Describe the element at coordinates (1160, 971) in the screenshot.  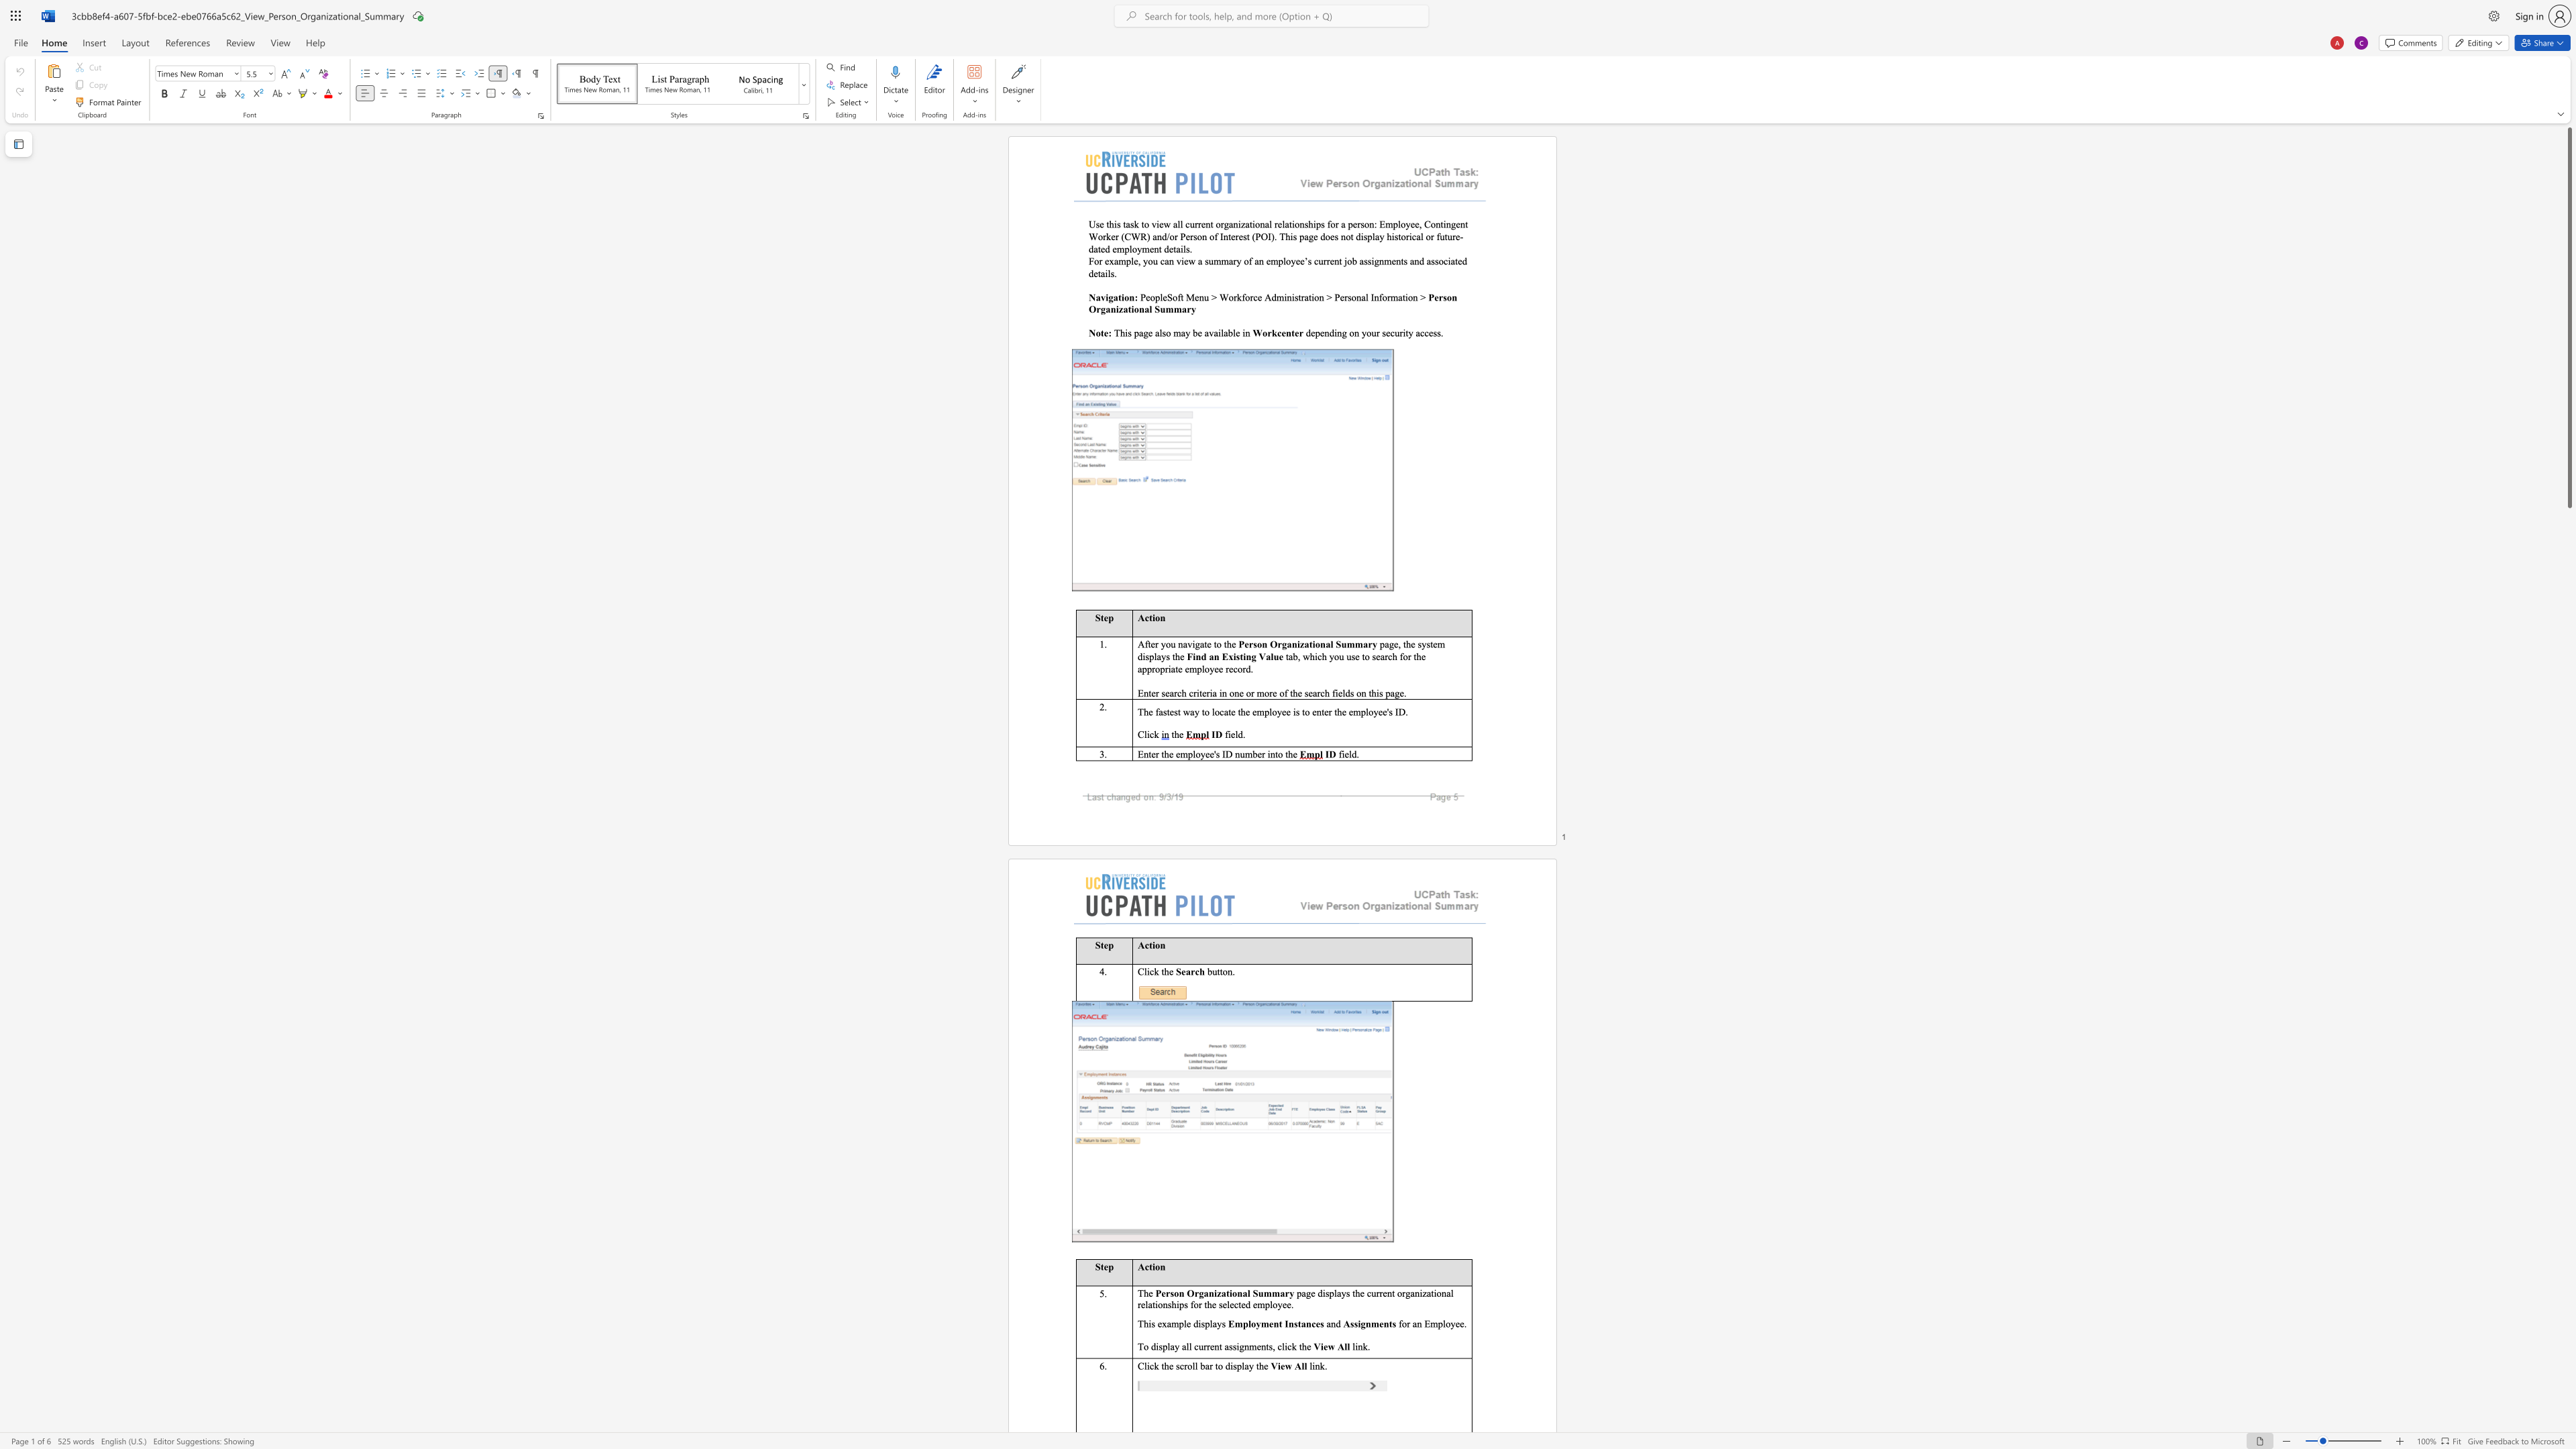
I see `the subset text "th" within the text "Click the"` at that location.